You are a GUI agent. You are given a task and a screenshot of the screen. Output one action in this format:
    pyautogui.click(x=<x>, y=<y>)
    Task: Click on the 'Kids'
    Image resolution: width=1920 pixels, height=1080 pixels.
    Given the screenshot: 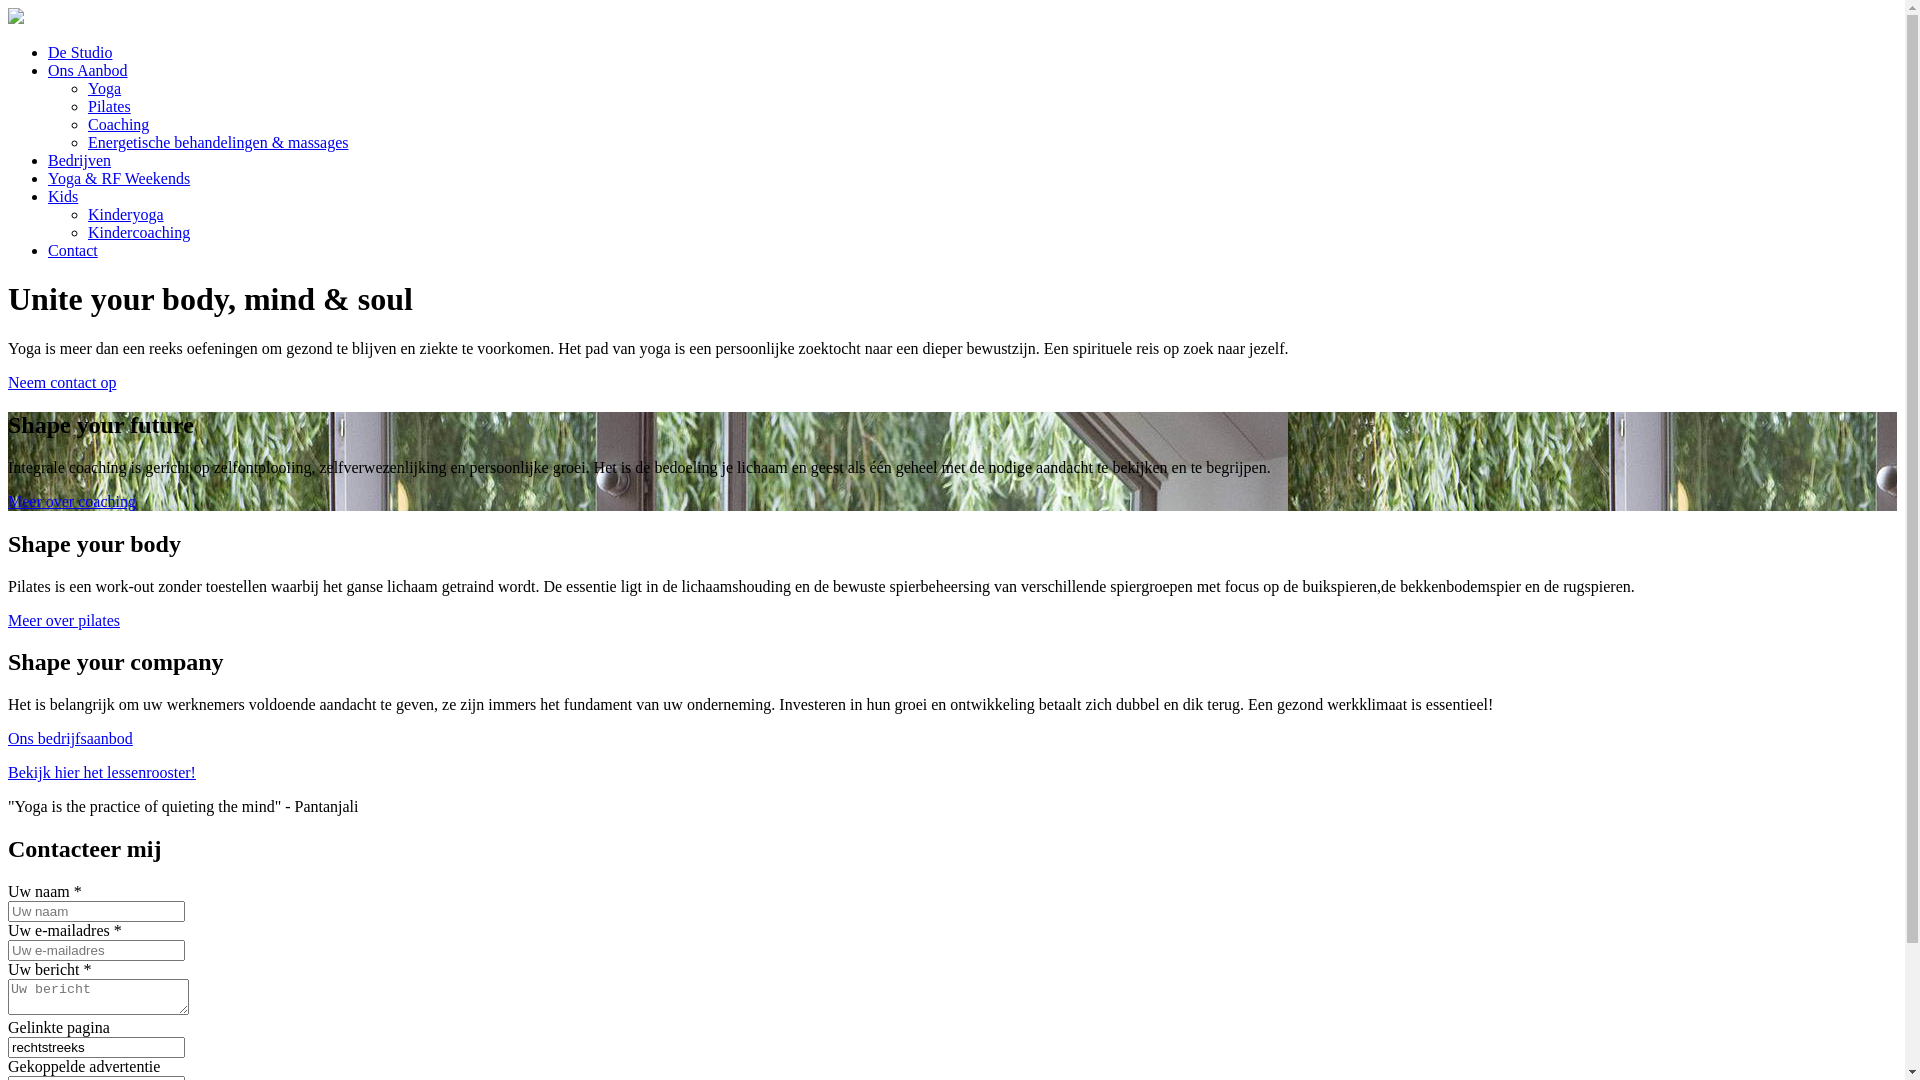 What is the action you would take?
    pyautogui.click(x=48, y=196)
    